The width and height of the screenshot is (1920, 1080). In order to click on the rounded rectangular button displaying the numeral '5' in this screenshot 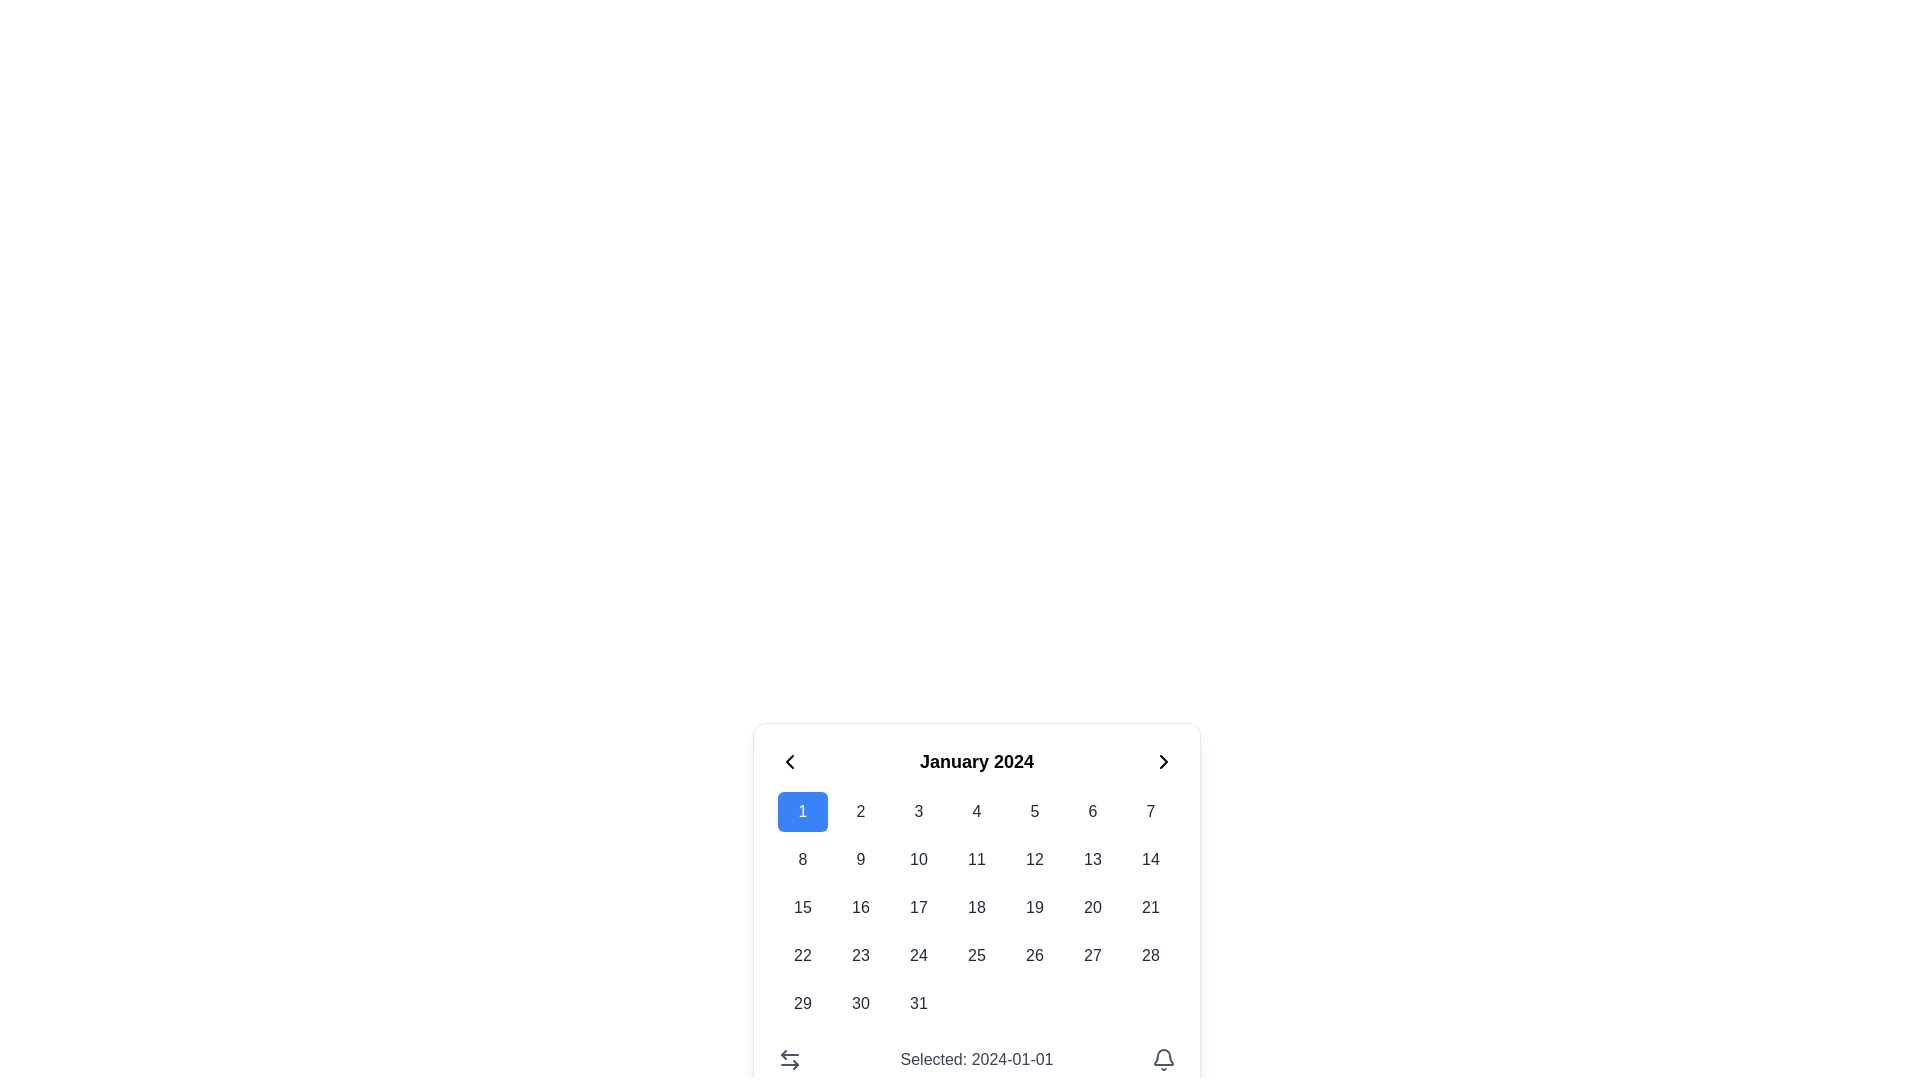, I will do `click(1035, 812)`.